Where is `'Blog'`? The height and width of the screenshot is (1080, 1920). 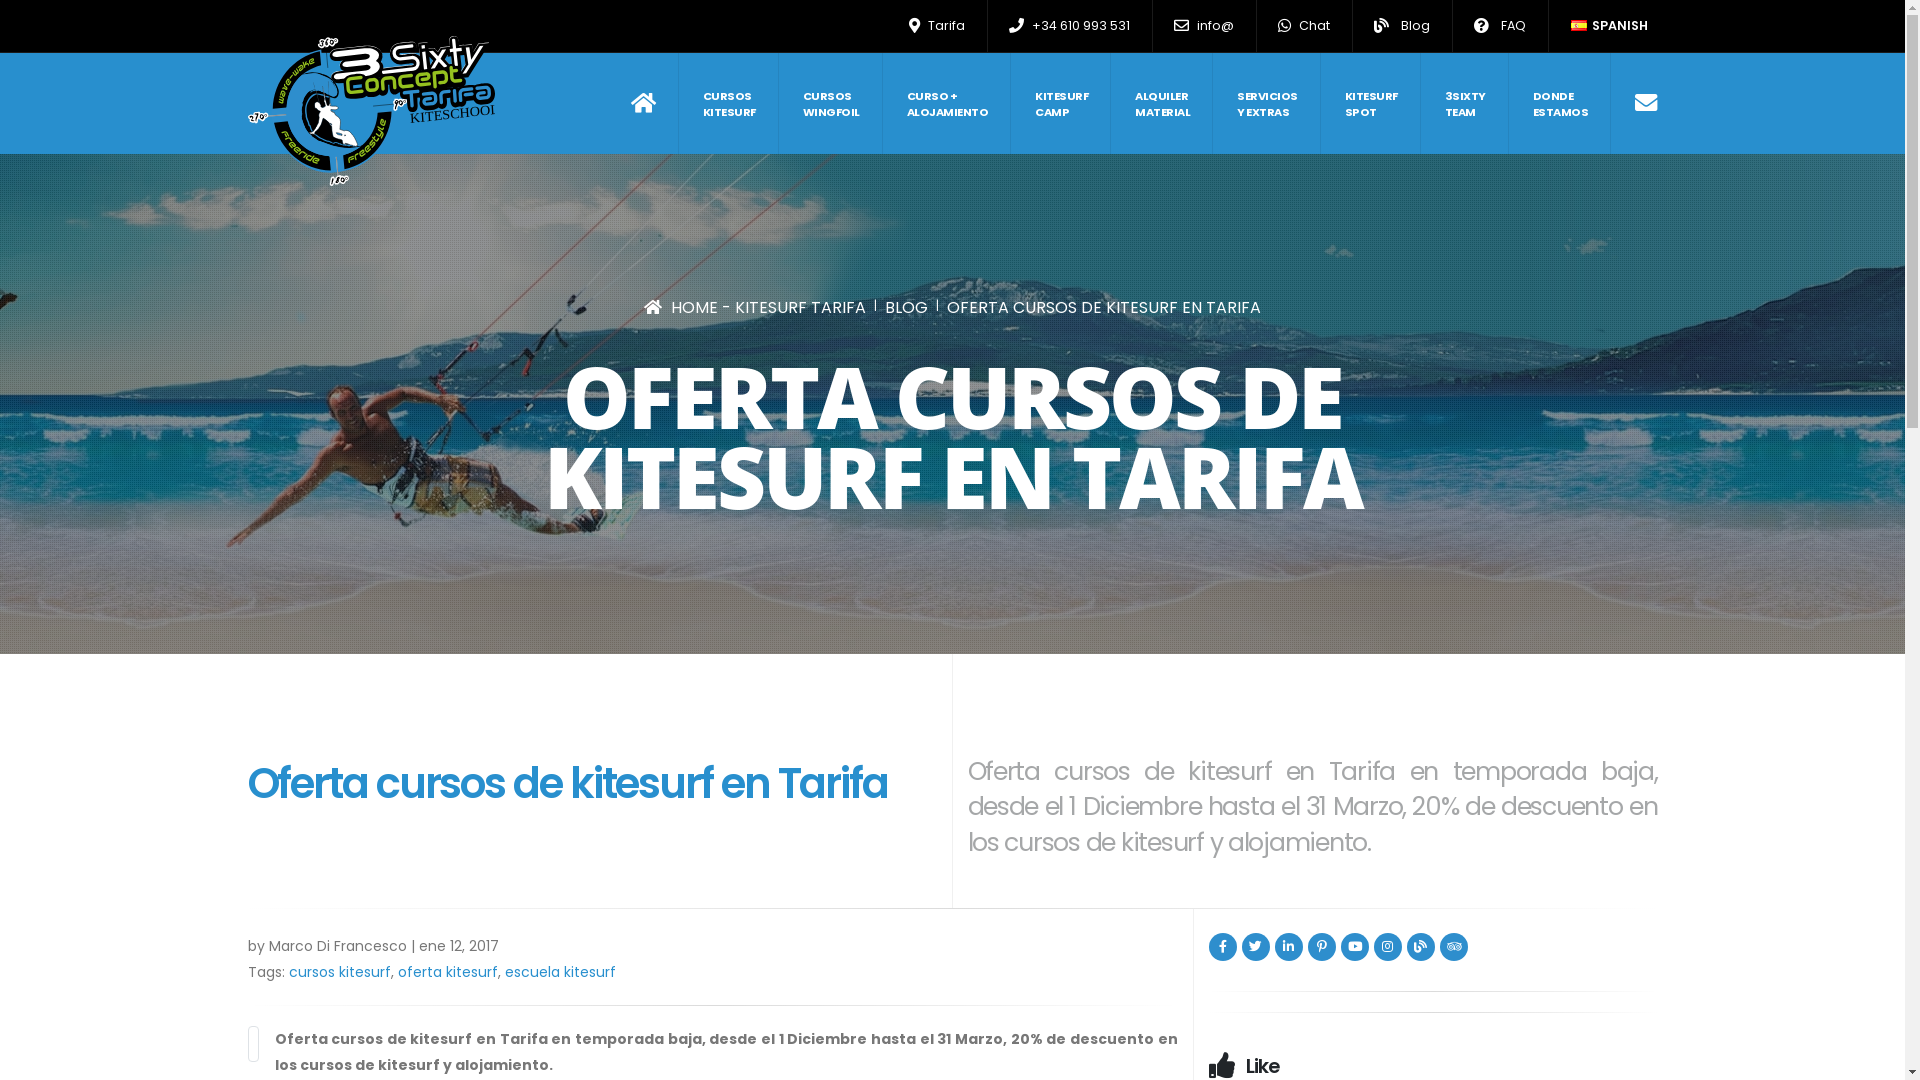 'Blog' is located at coordinates (1400, 26).